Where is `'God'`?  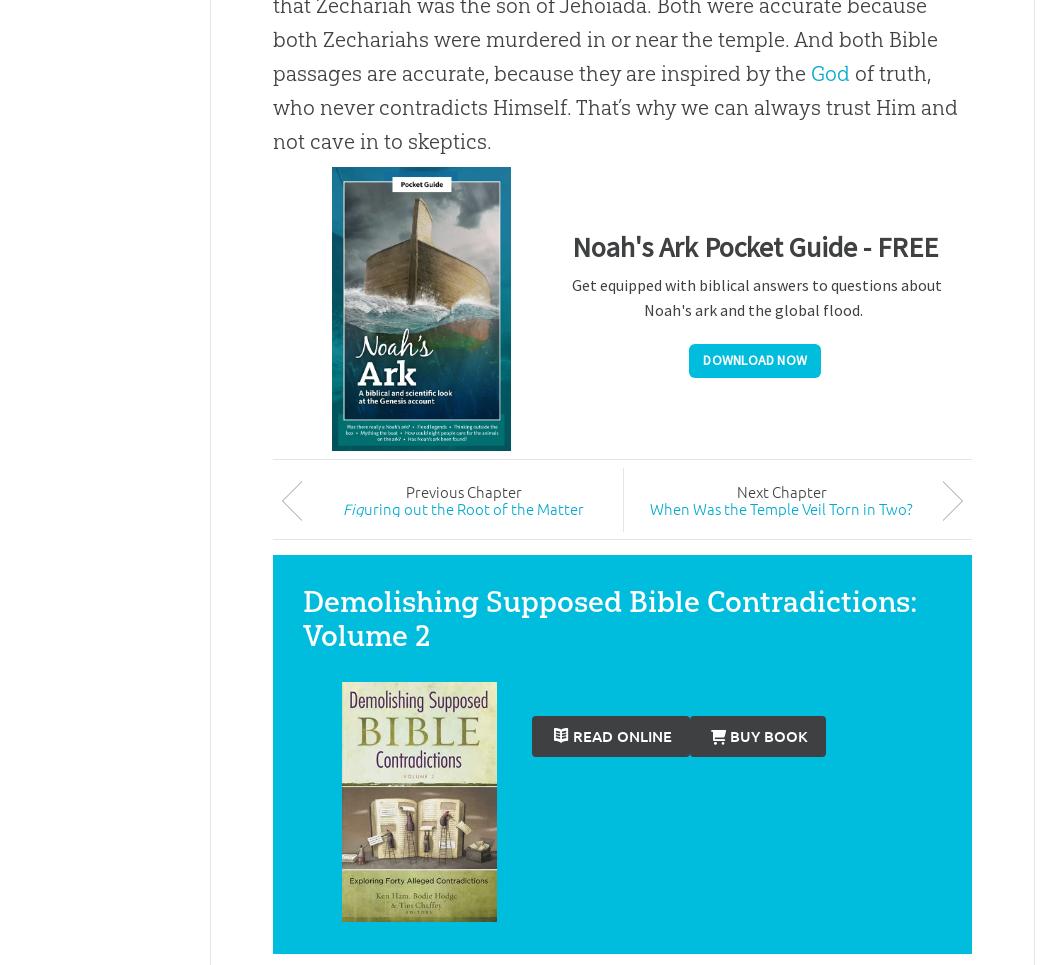 'God' is located at coordinates (829, 73).